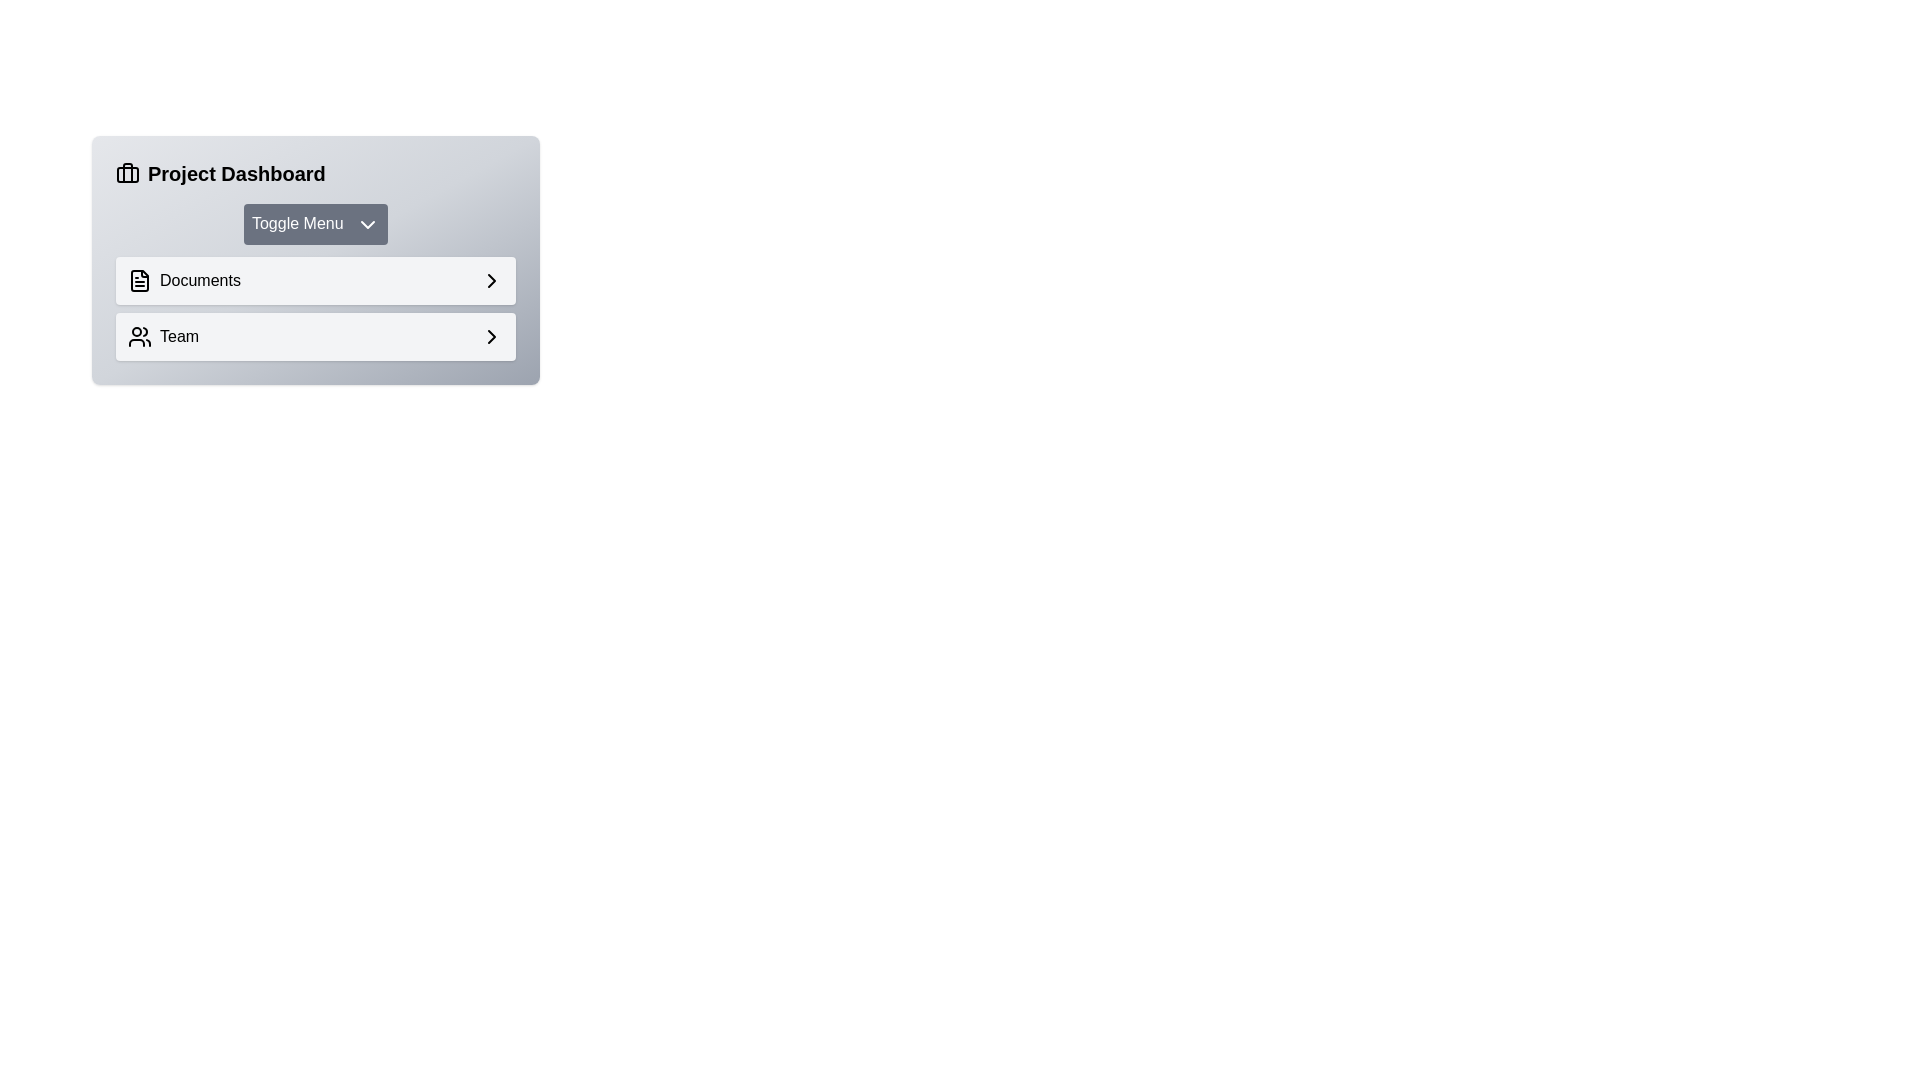  I want to click on the chevron icon located on the rightmost edge of the 'Documents' list item in the 'Project Dashboard' to trigger tooltip or visual feedback, so click(491, 280).